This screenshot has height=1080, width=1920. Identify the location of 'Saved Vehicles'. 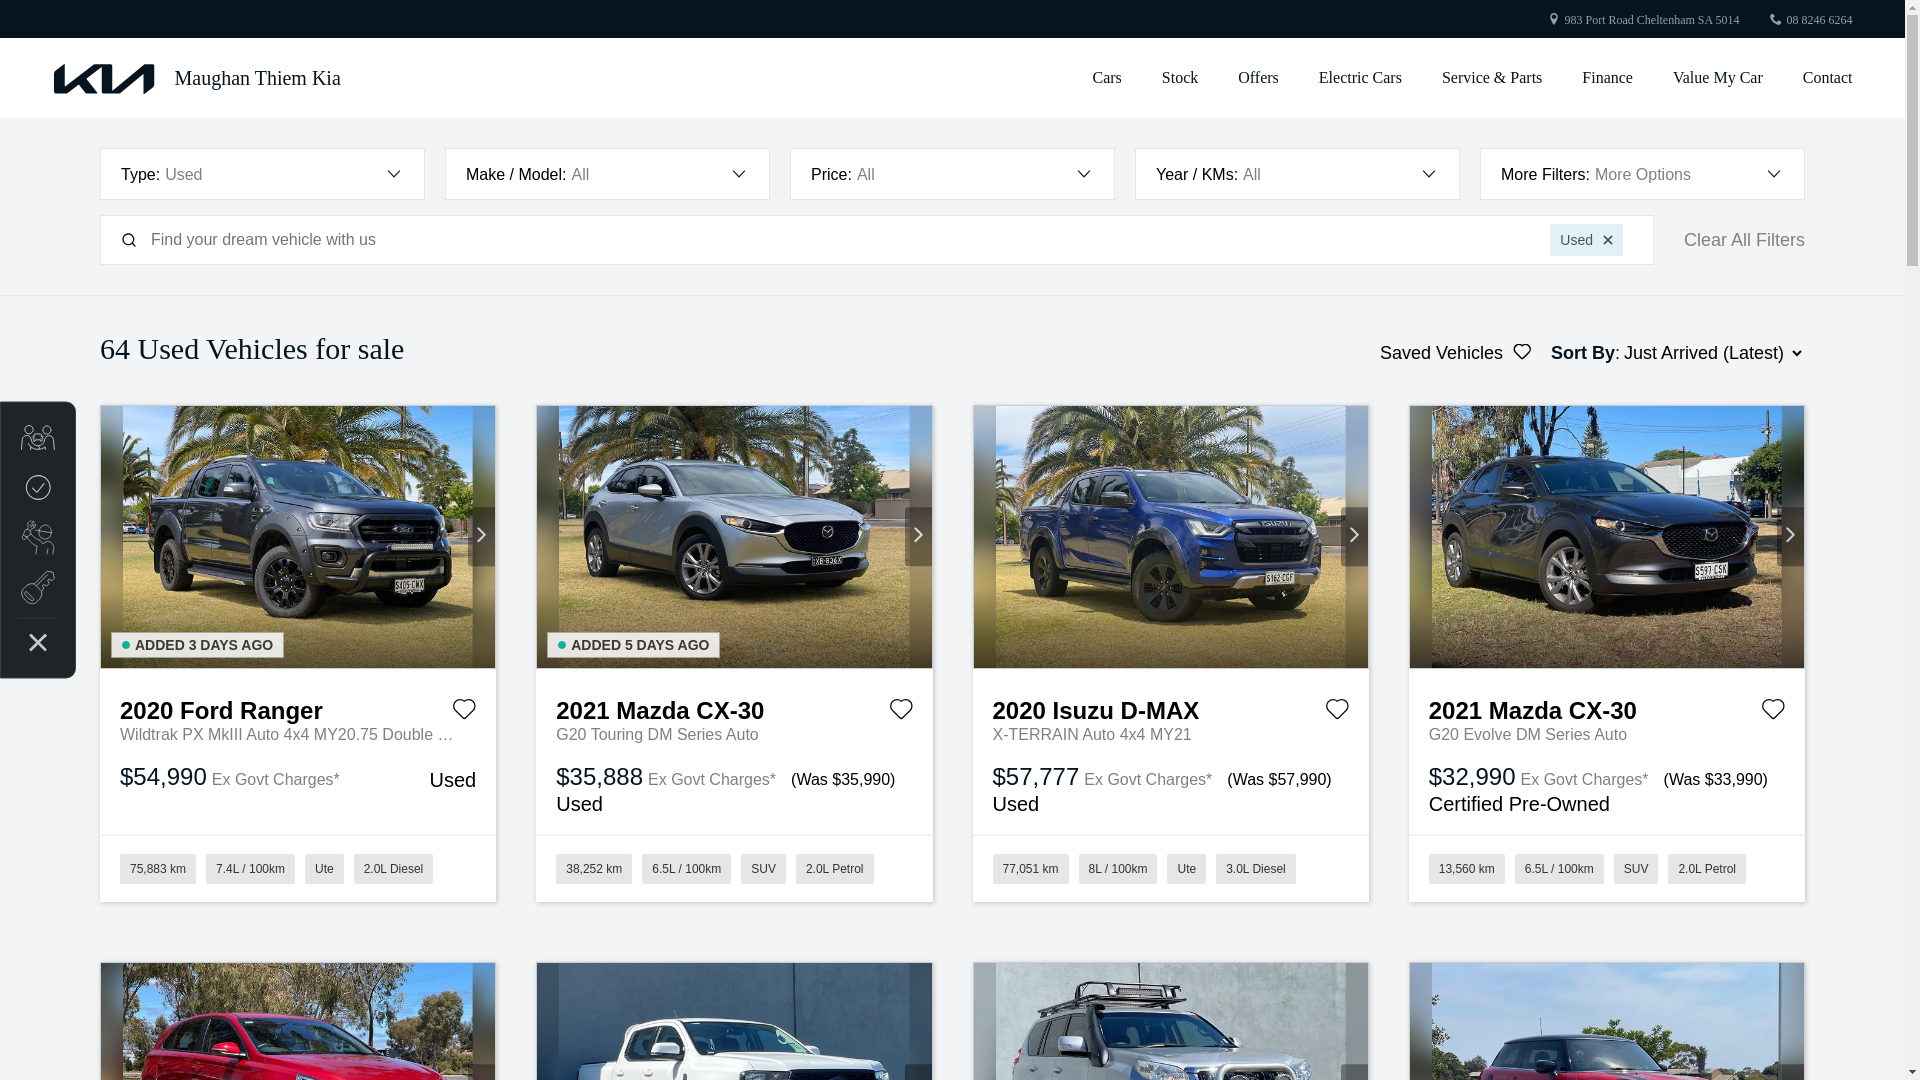
(1455, 352).